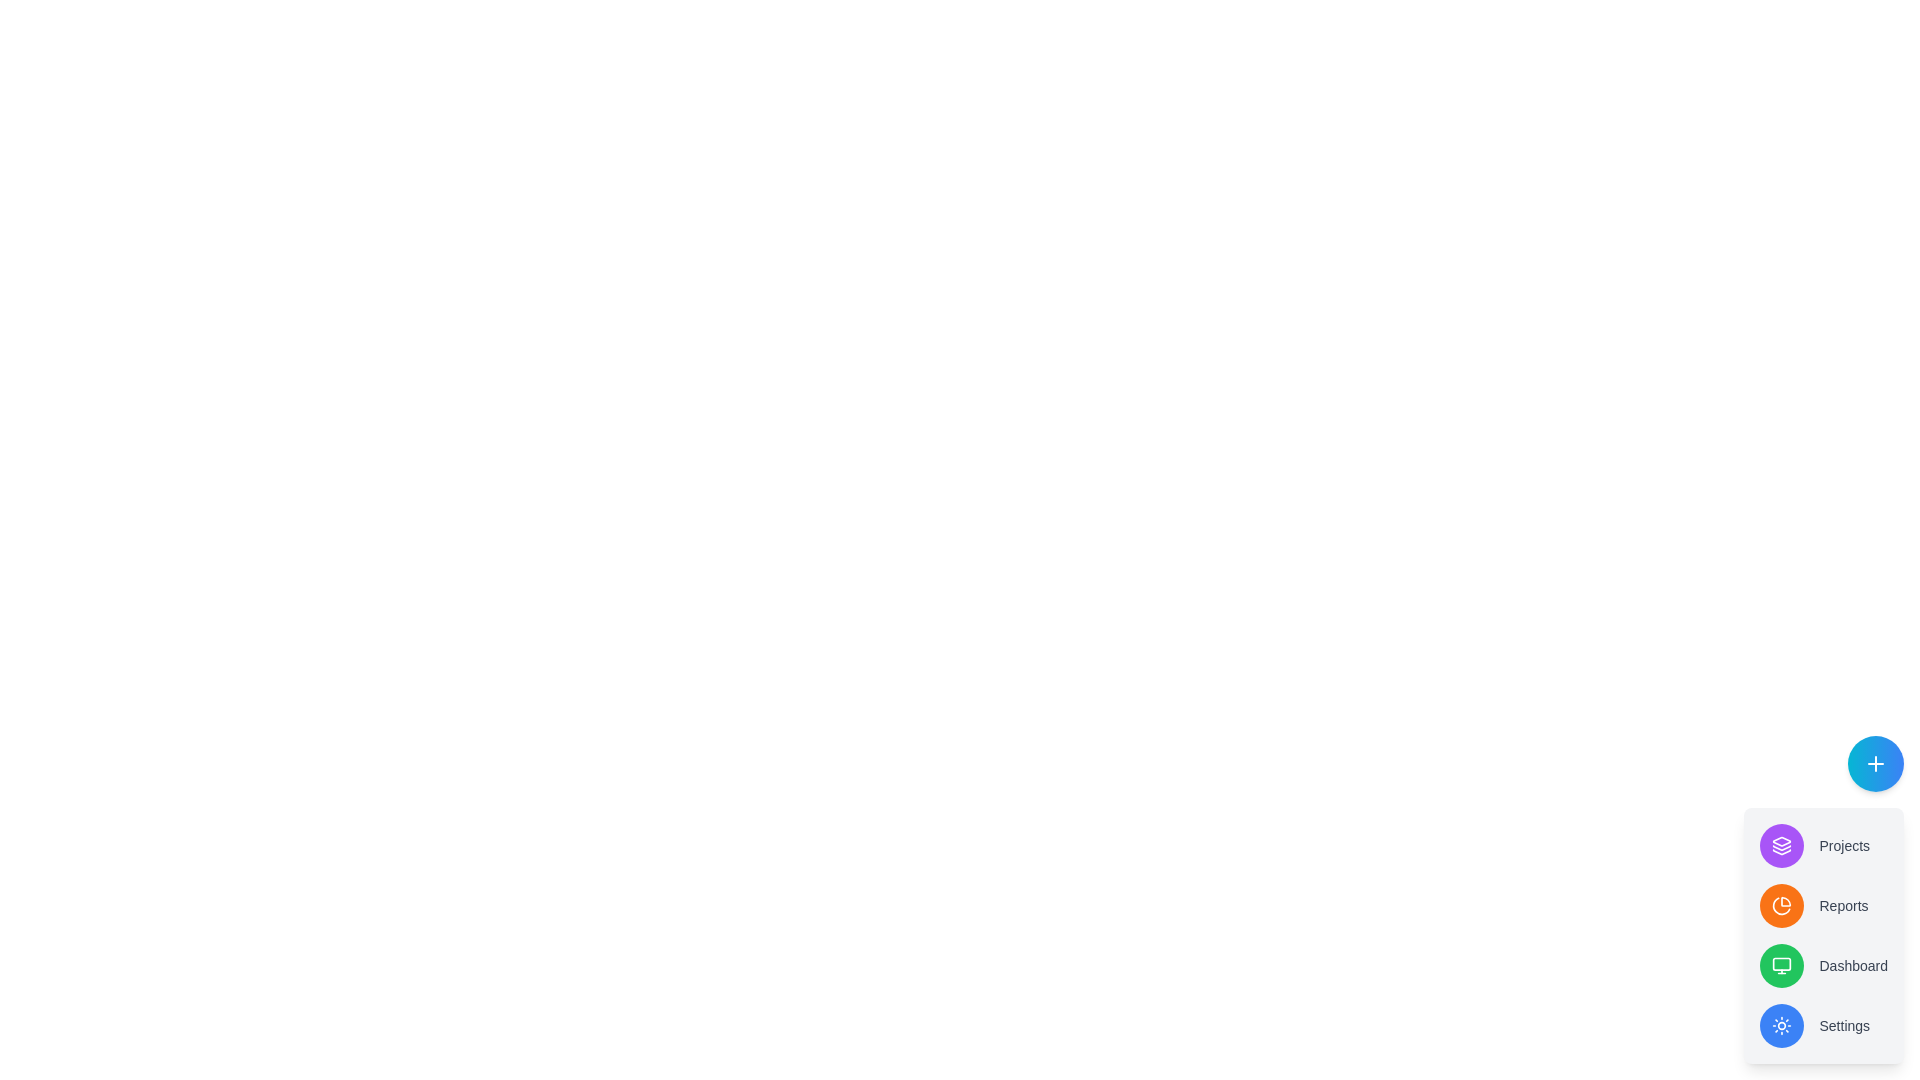  Describe the element at coordinates (1781, 845) in the screenshot. I see `the top circular button in the floating menu on the right-hand side of the interface` at that location.